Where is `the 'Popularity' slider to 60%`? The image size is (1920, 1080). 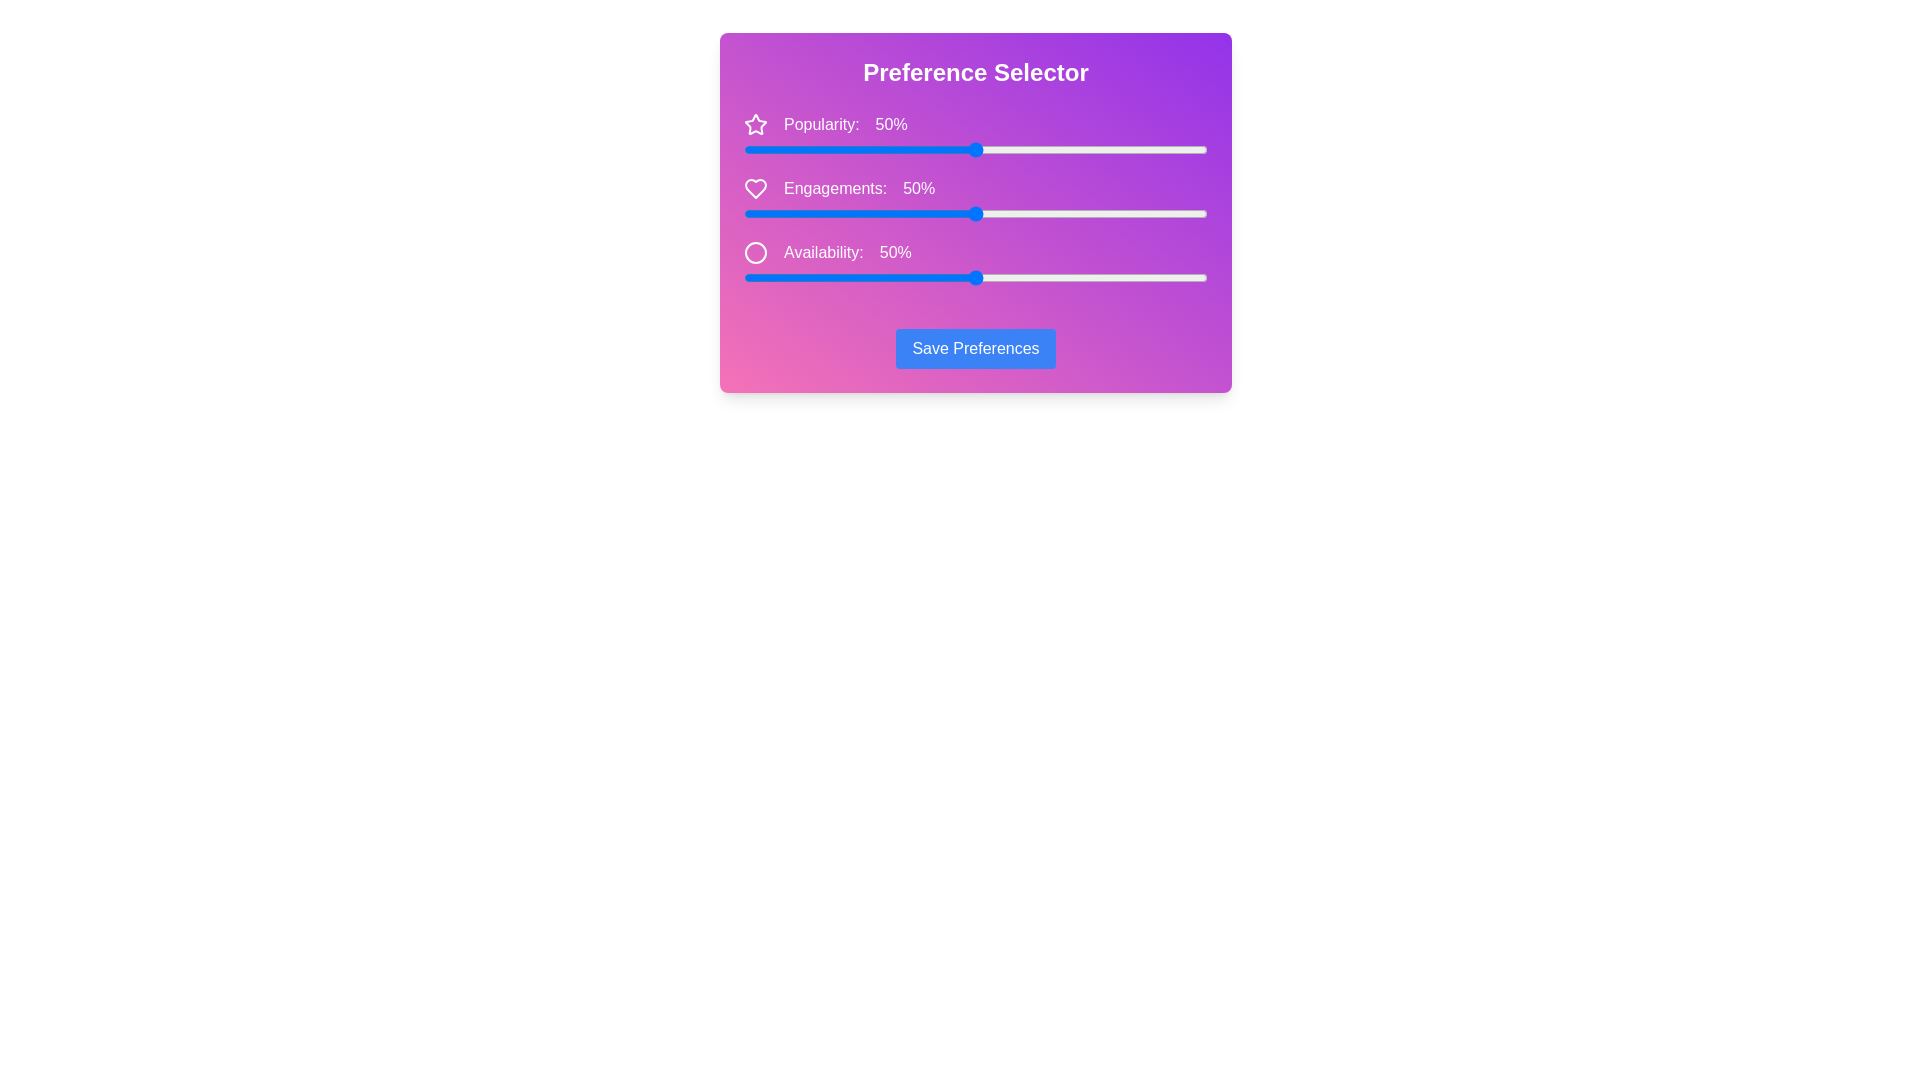
the 'Popularity' slider to 60% is located at coordinates (1022, 149).